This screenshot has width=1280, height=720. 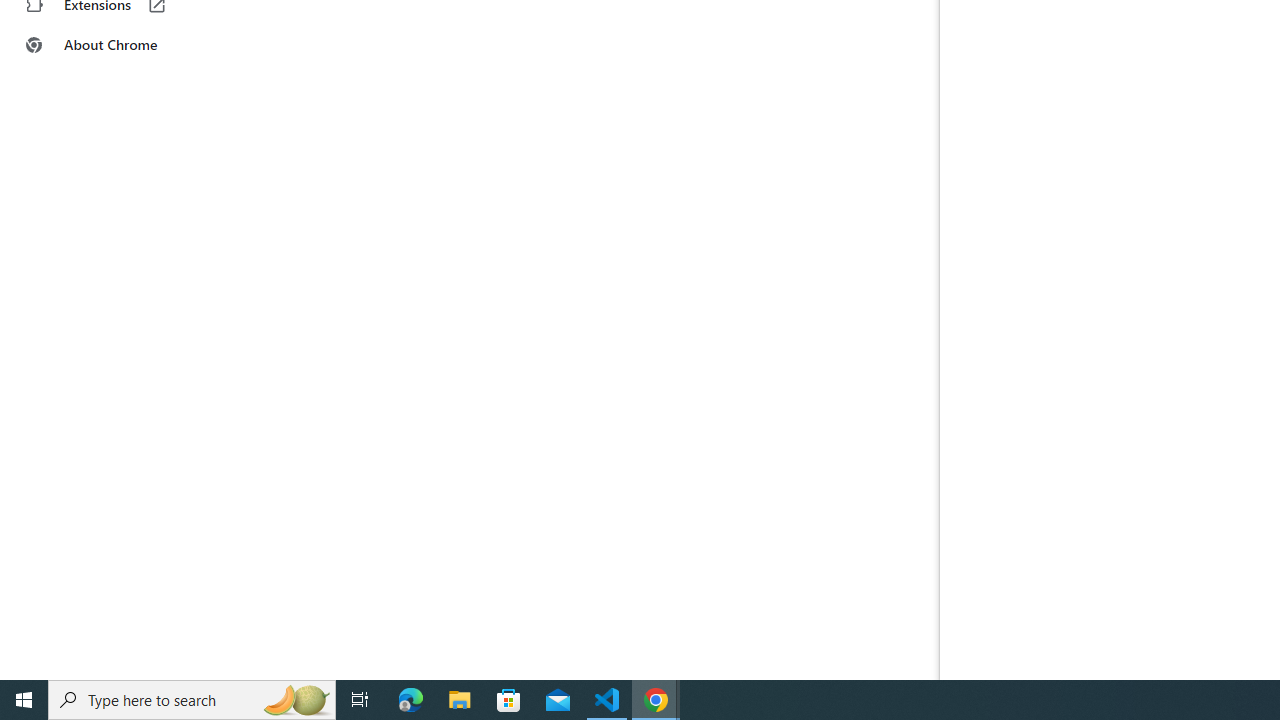 I want to click on 'Start', so click(x=24, y=698).